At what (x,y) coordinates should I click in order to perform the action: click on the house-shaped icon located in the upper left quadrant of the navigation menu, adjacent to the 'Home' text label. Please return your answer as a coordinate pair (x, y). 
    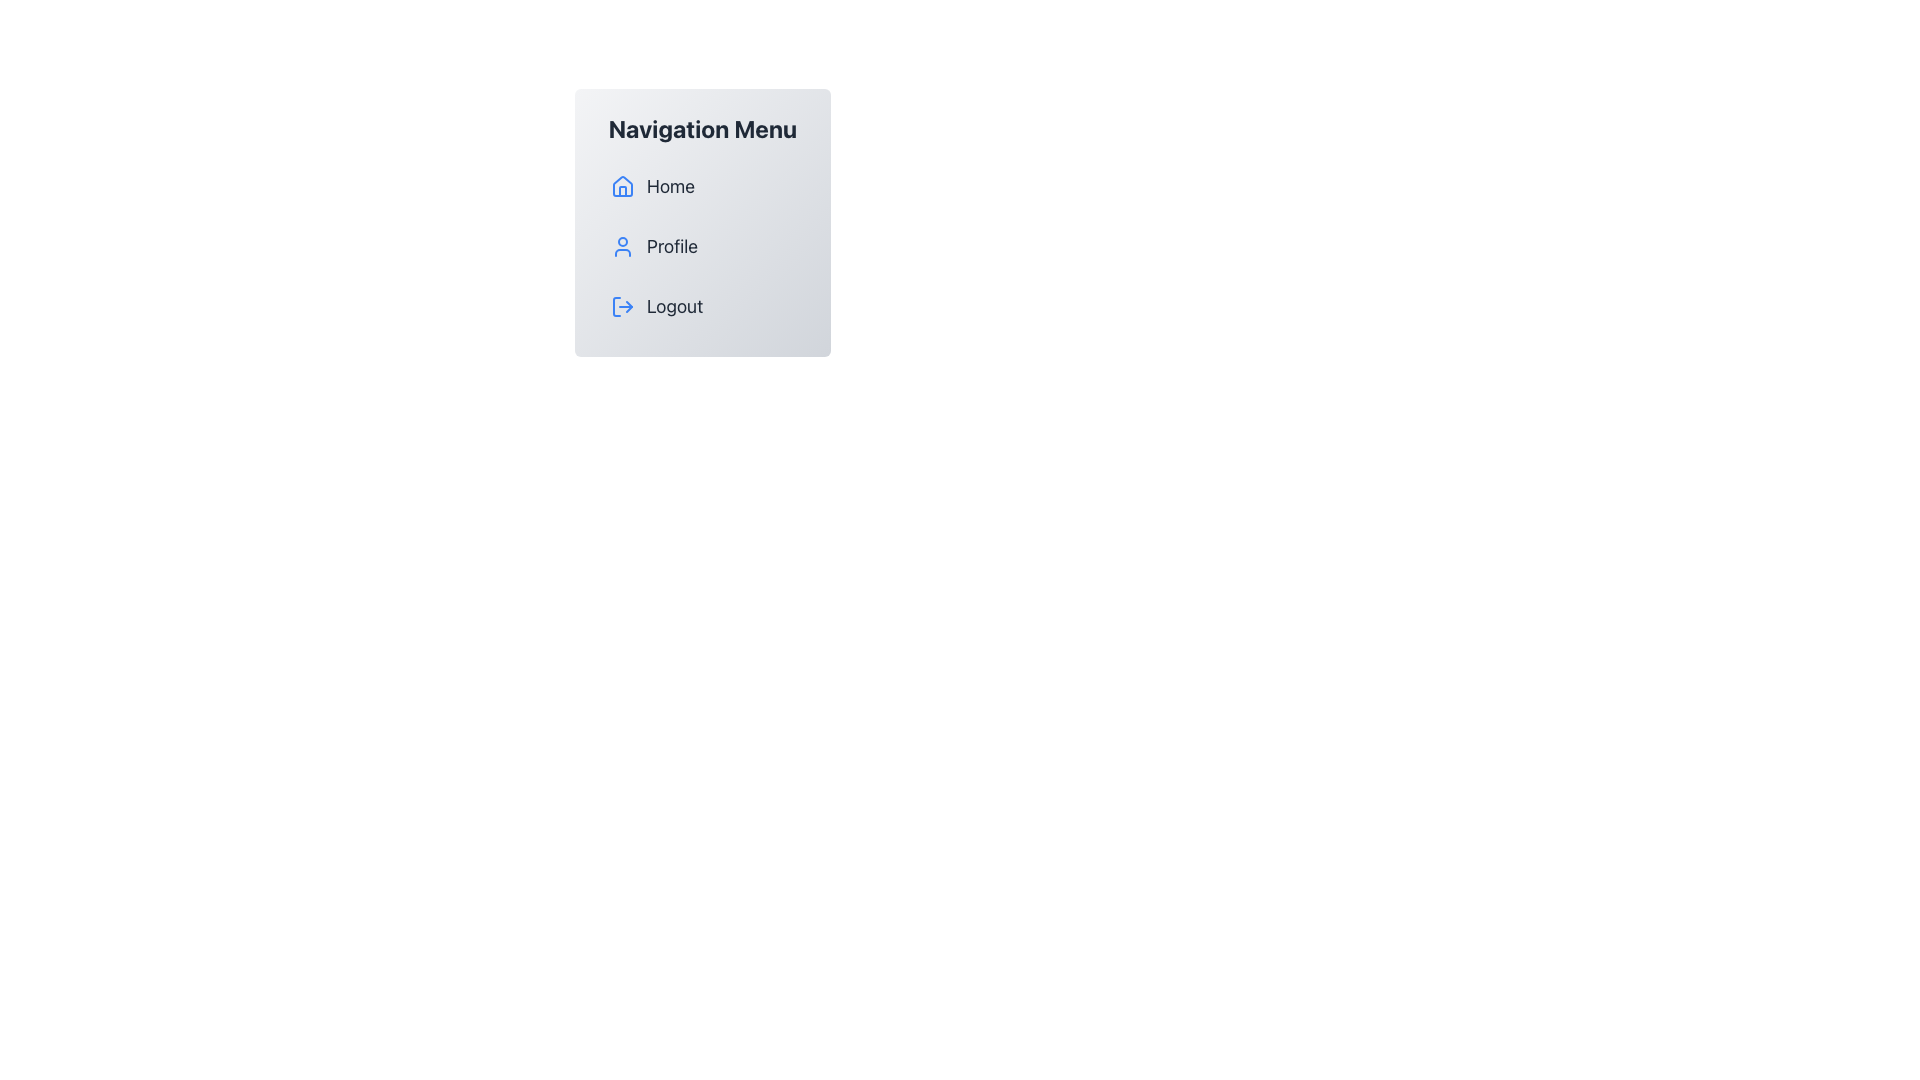
    Looking at the image, I should click on (622, 185).